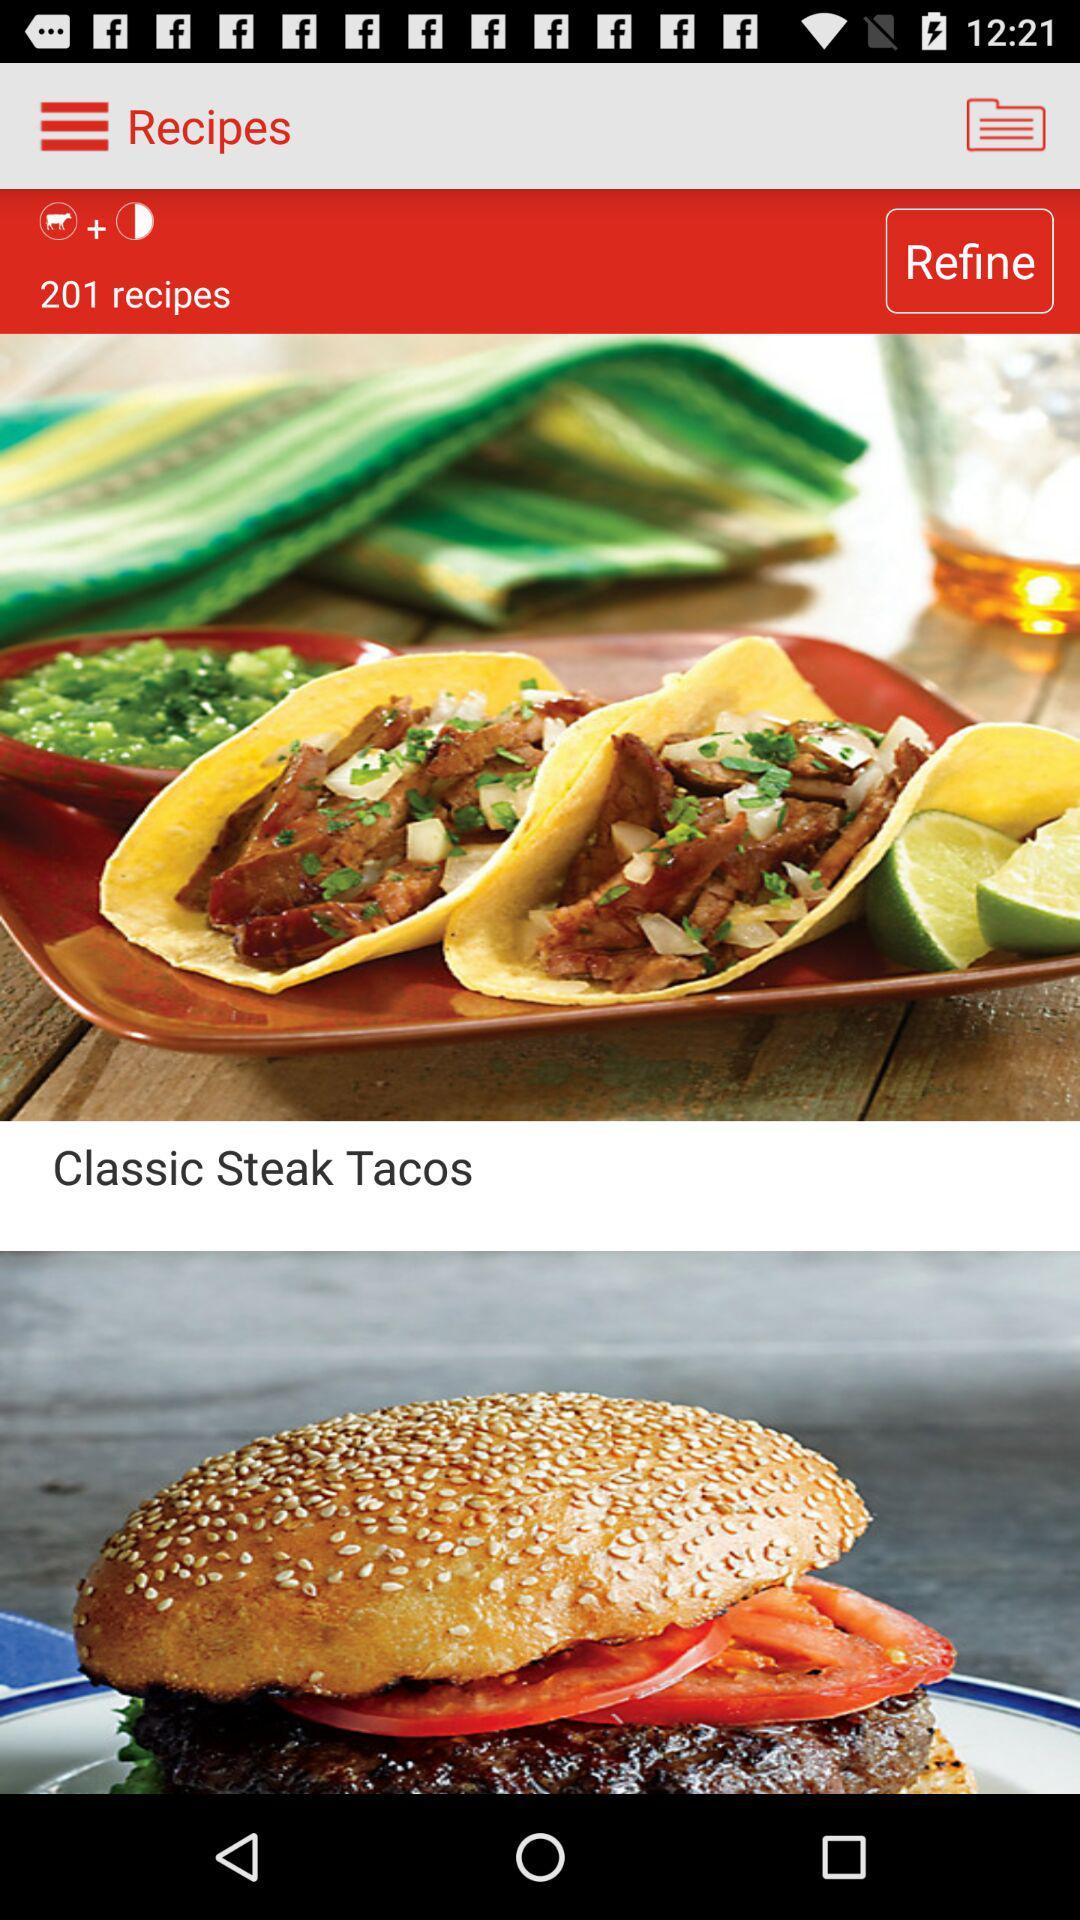 The height and width of the screenshot is (1920, 1080). I want to click on the item next to 201 recipes  icon, so click(968, 259).